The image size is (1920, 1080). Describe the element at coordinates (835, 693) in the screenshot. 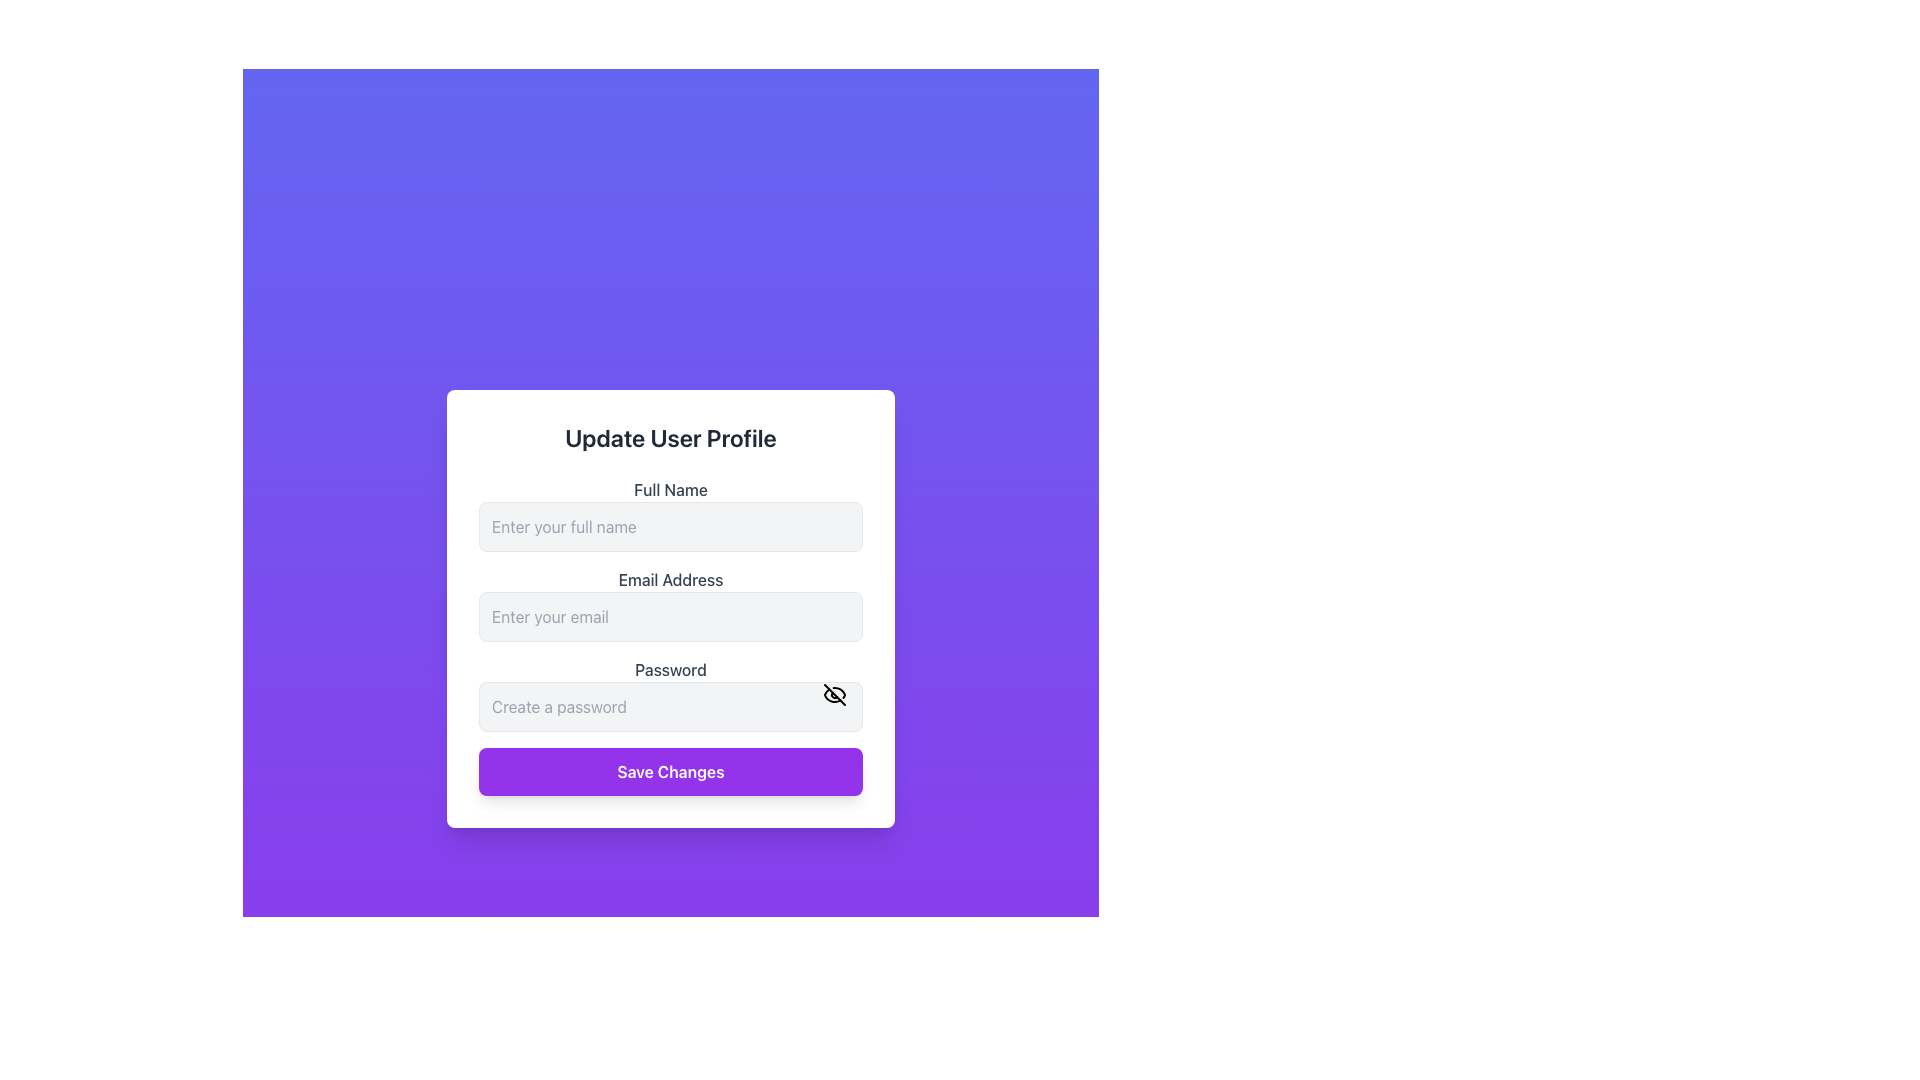

I see `the visibility toggle button with an eye icon and a line crossing it, located to the far right of the 'Password' input field` at that location.